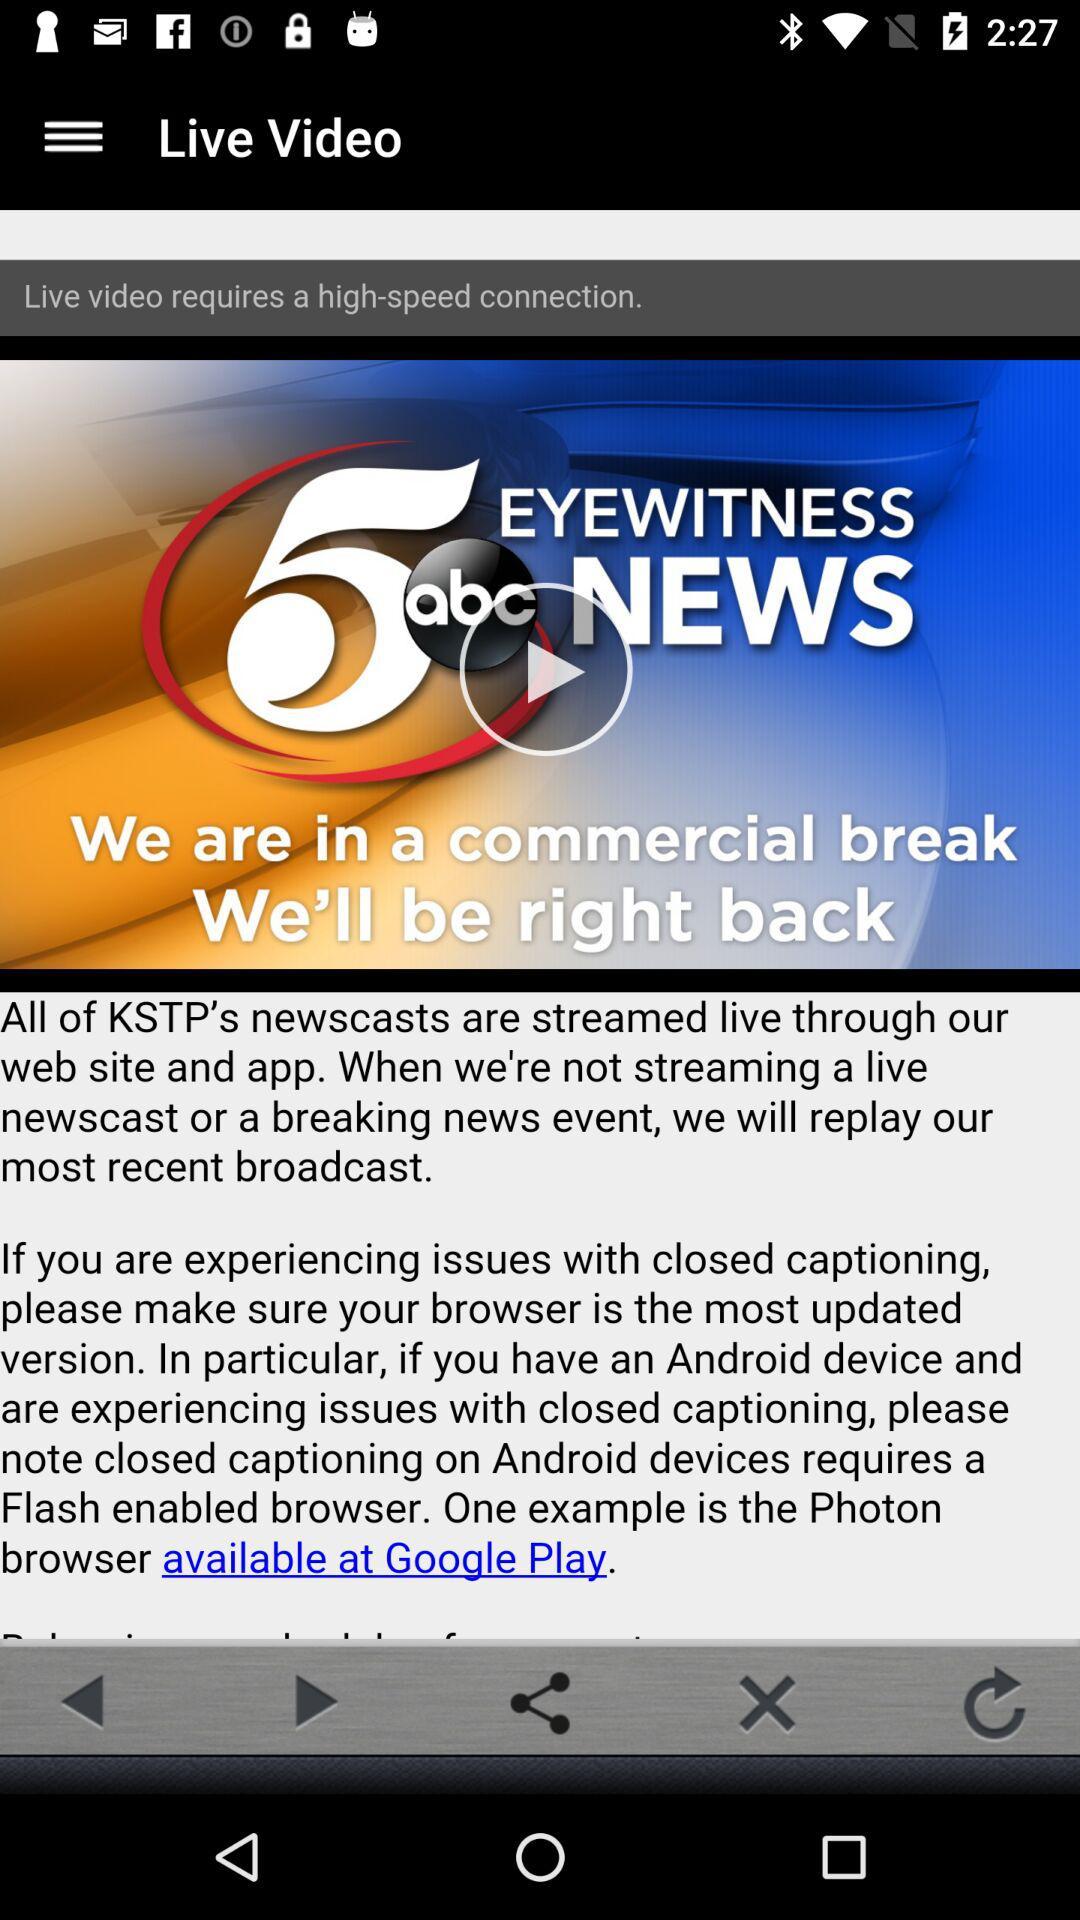 This screenshot has height=1920, width=1080. Describe the element at coordinates (312, 1702) in the screenshot. I see `next option` at that location.